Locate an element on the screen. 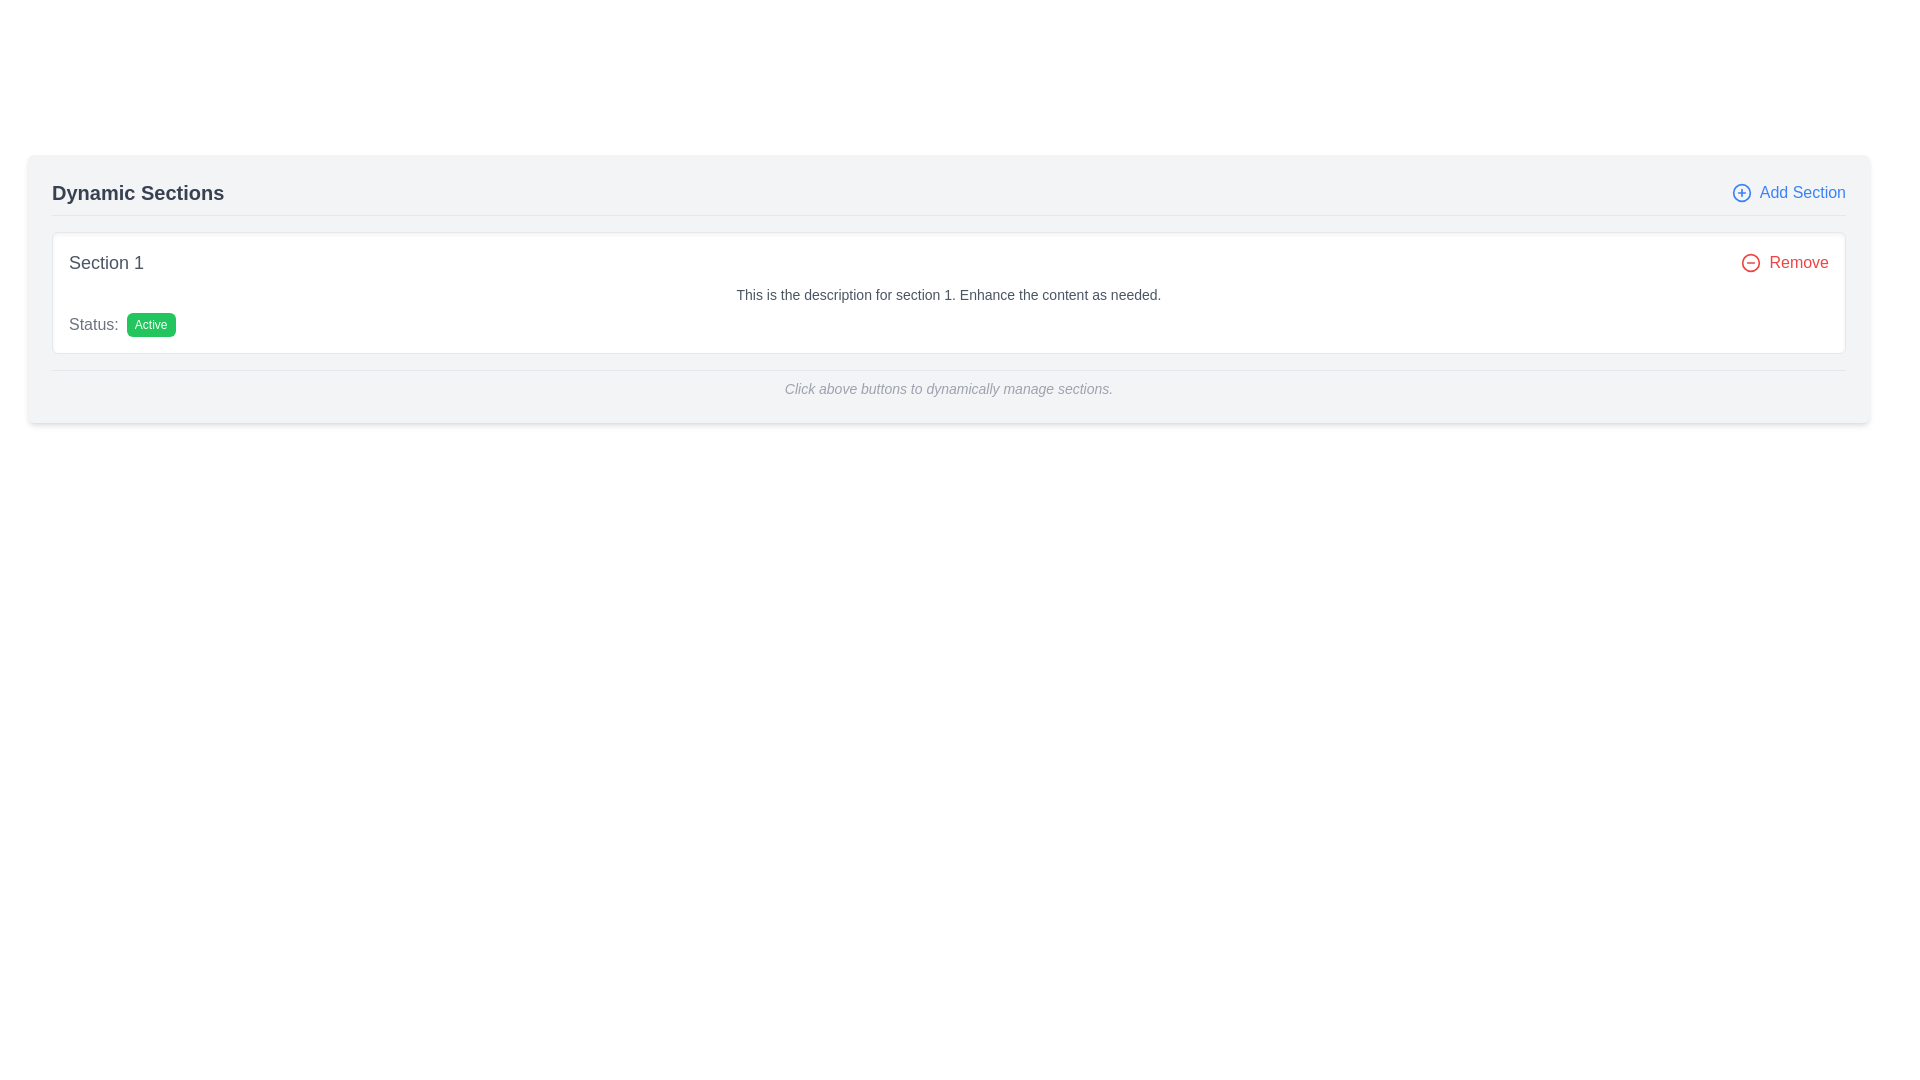 The height and width of the screenshot is (1080, 1920). the 'Add Section' text label is located at coordinates (1802, 192).